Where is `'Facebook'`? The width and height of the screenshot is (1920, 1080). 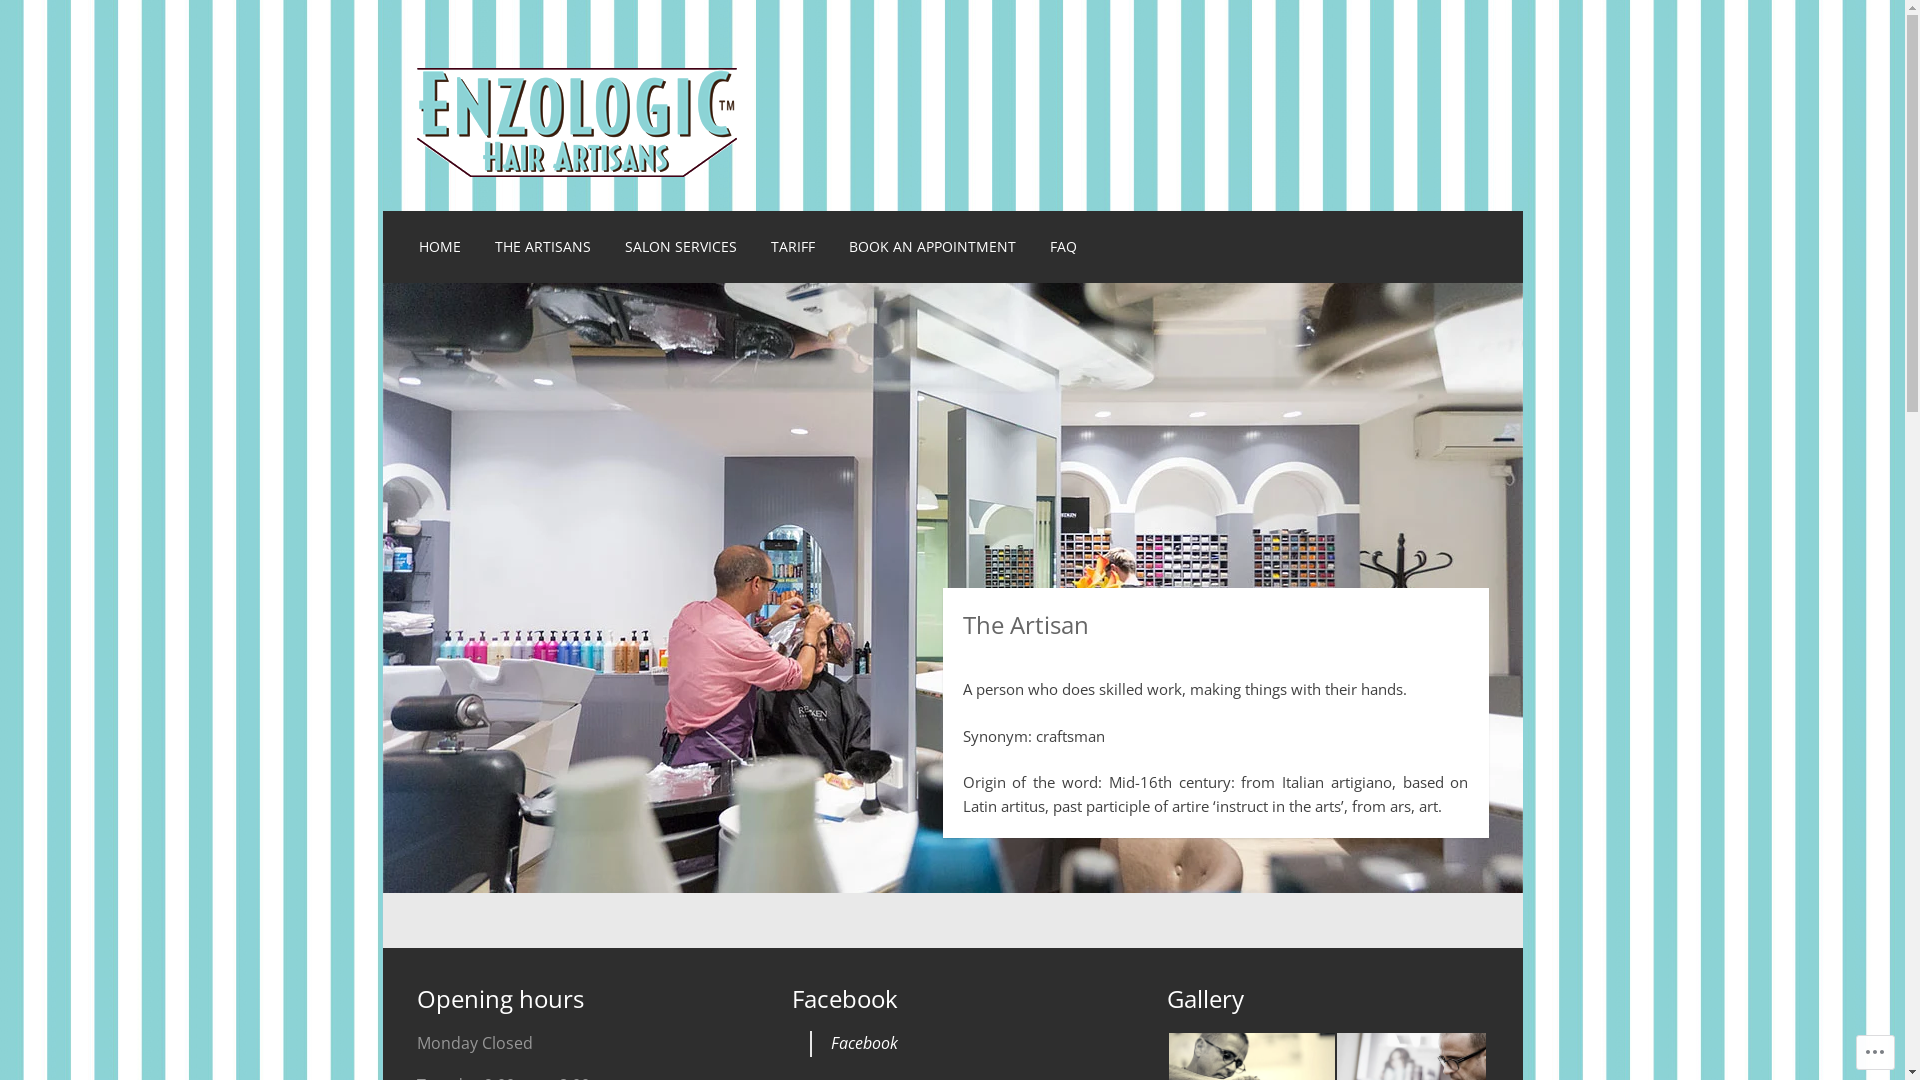
'Facebook' is located at coordinates (830, 1041).